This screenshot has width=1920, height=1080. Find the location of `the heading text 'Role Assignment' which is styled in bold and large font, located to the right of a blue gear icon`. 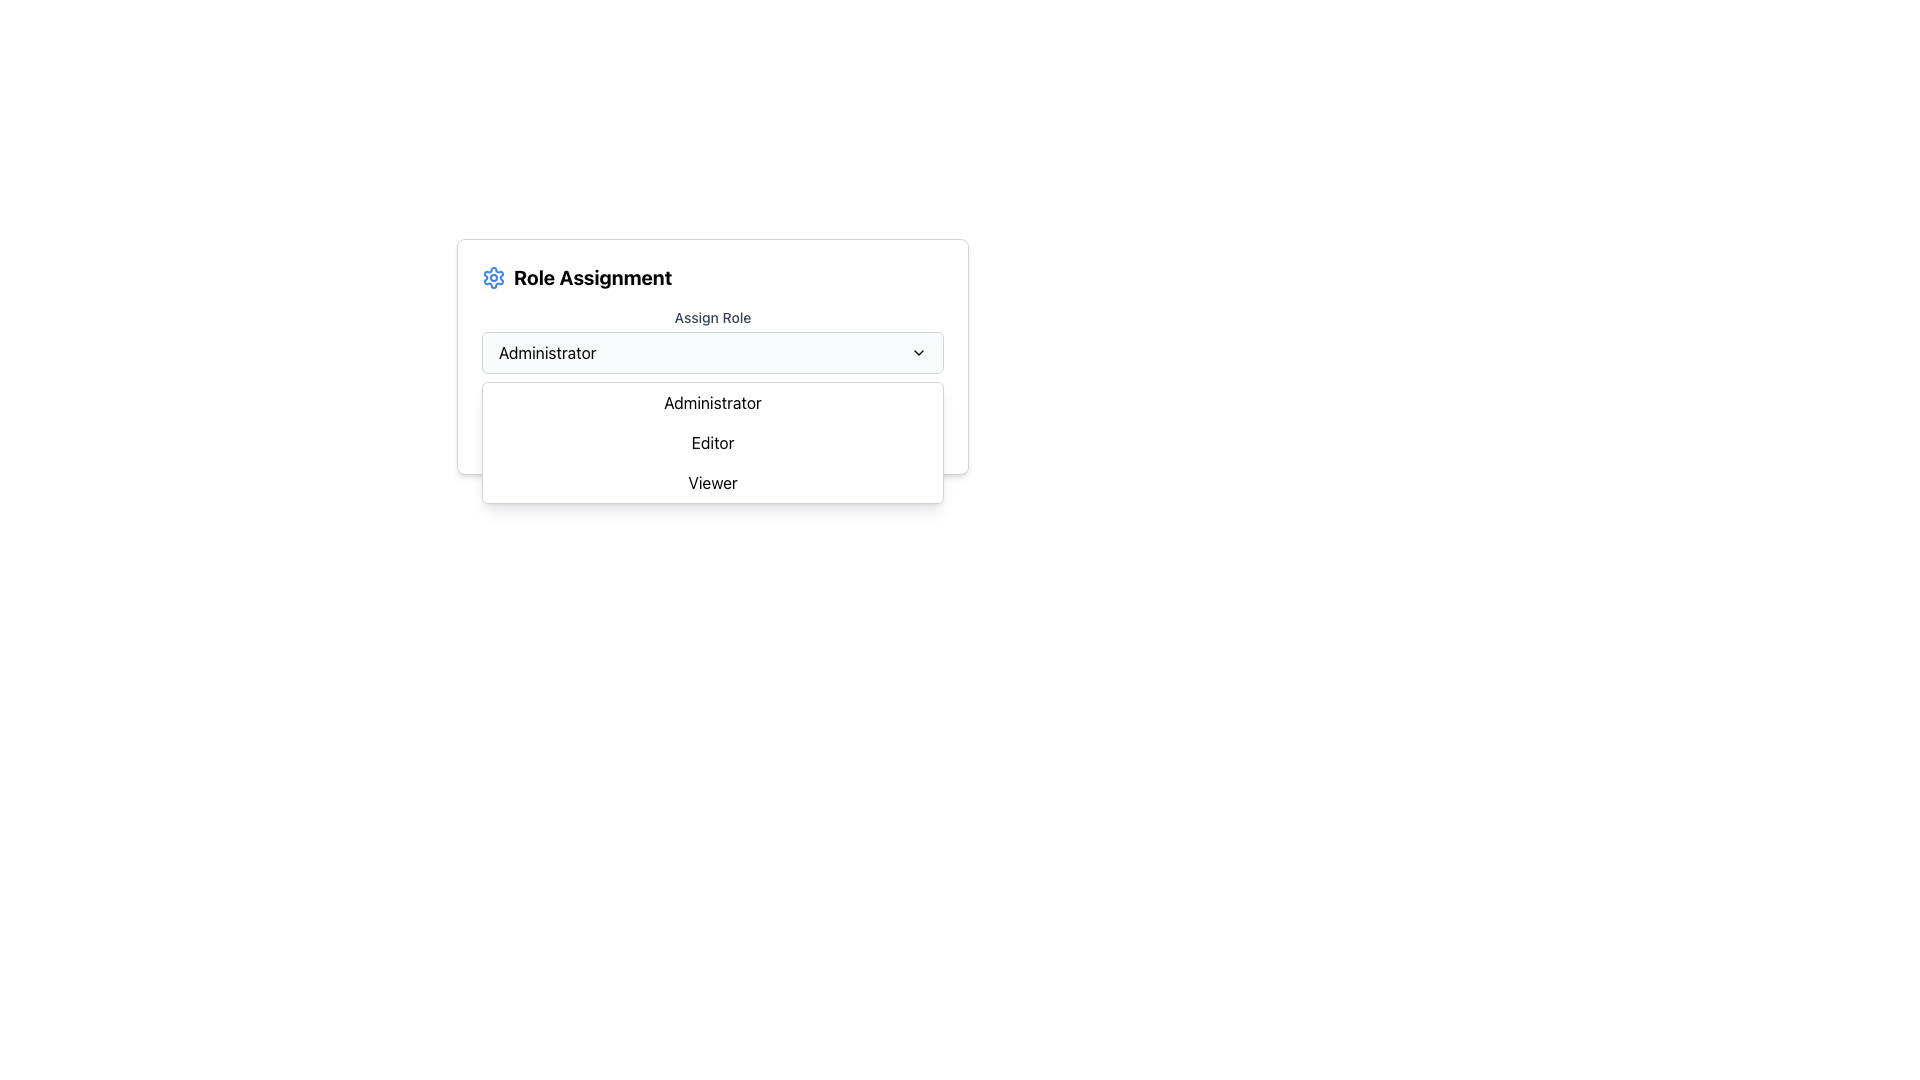

the heading text 'Role Assignment' which is styled in bold and large font, located to the right of a blue gear icon is located at coordinates (713, 277).